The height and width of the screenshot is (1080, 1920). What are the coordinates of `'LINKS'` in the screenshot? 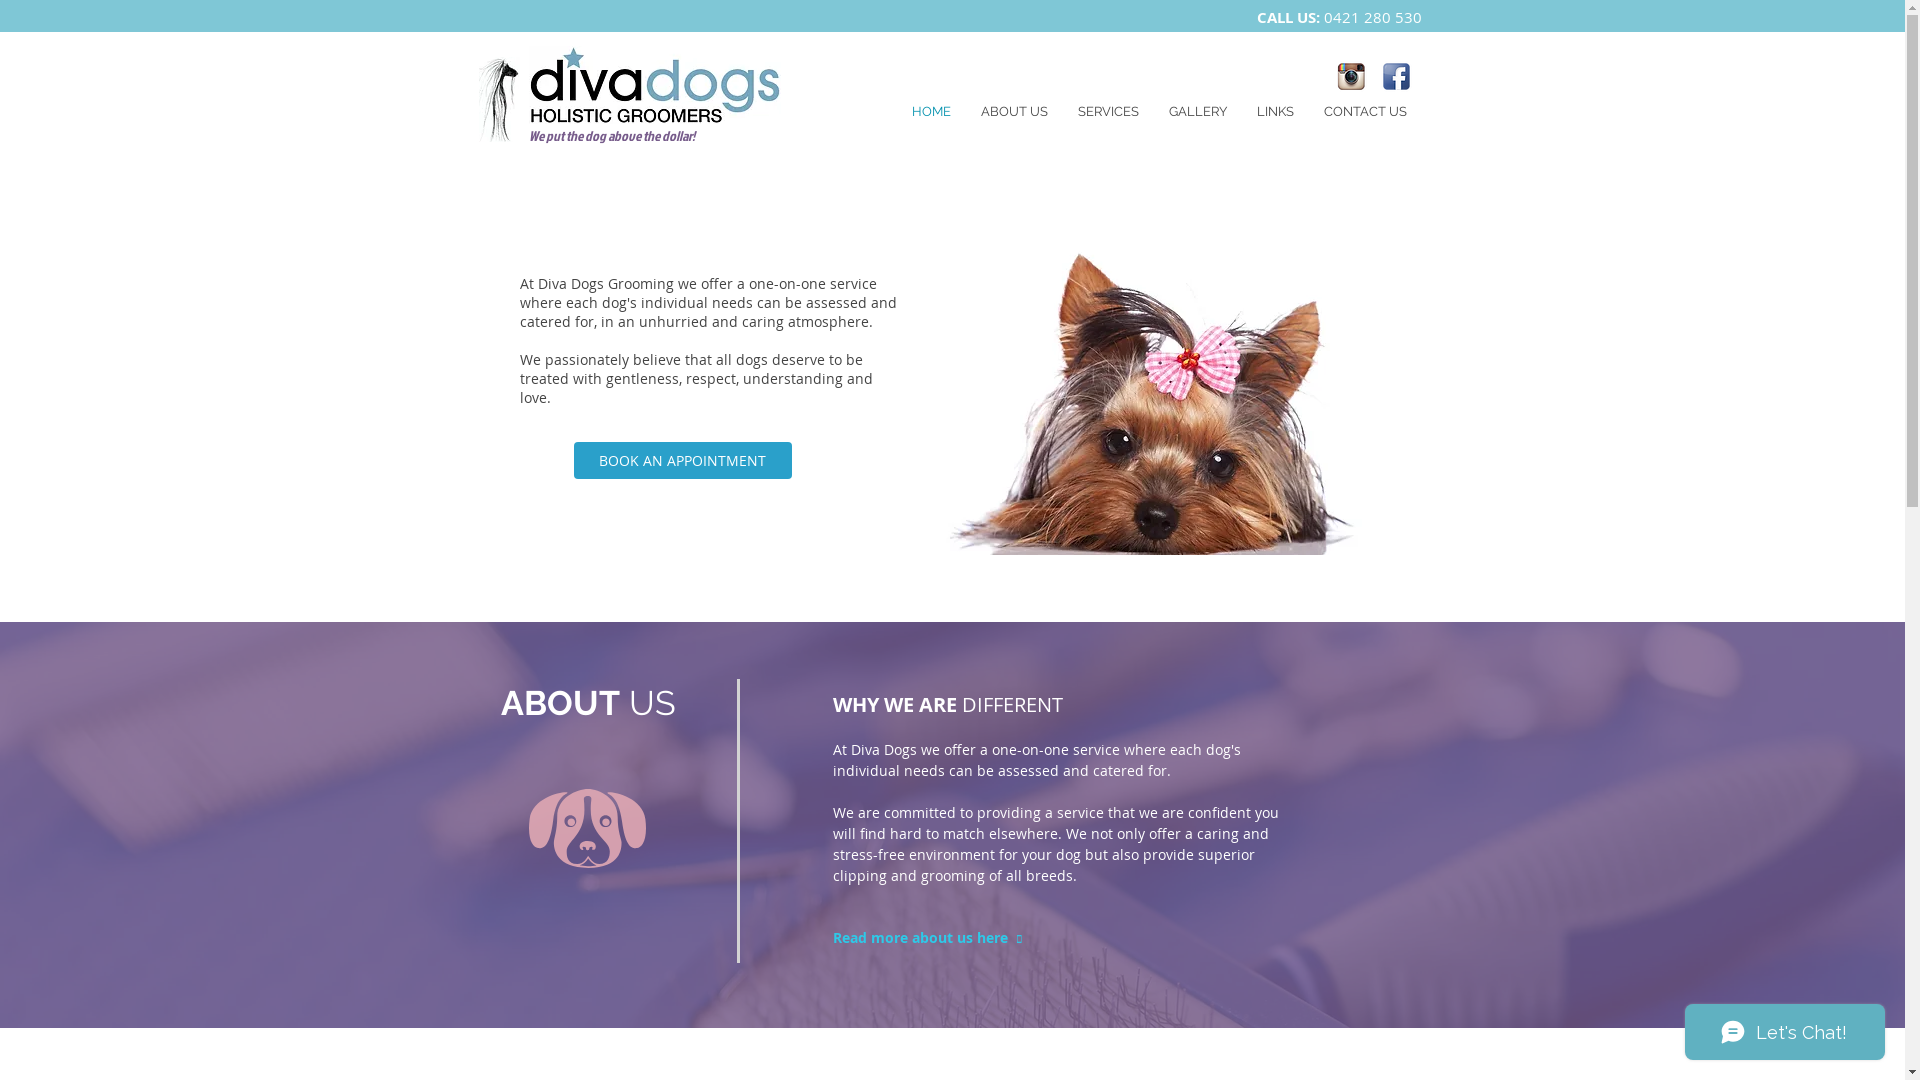 It's located at (1274, 111).